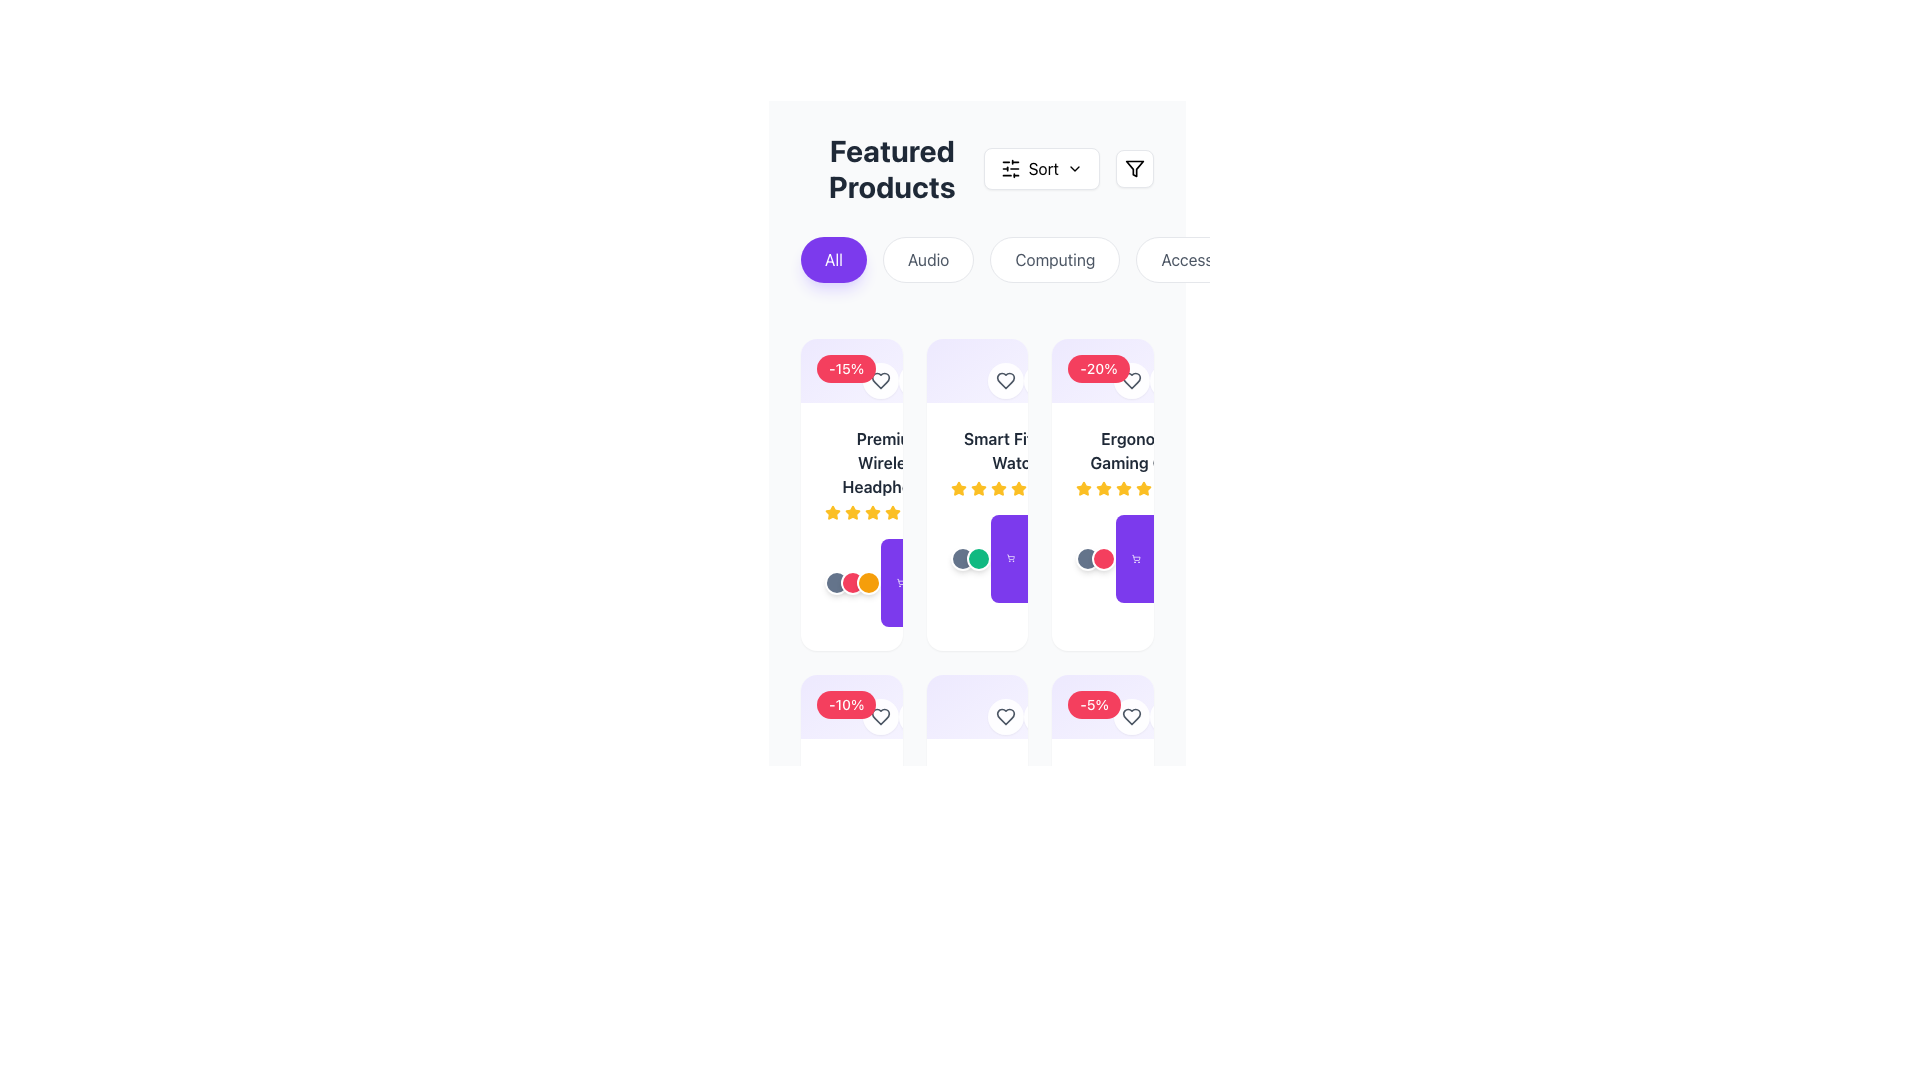 The image size is (1920, 1080). What do you see at coordinates (833, 512) in the screenshot?
I see `the first star icon in the rating system under the product labeled 'Premium Wireless Headphone'` at bounding box center [833, 512].